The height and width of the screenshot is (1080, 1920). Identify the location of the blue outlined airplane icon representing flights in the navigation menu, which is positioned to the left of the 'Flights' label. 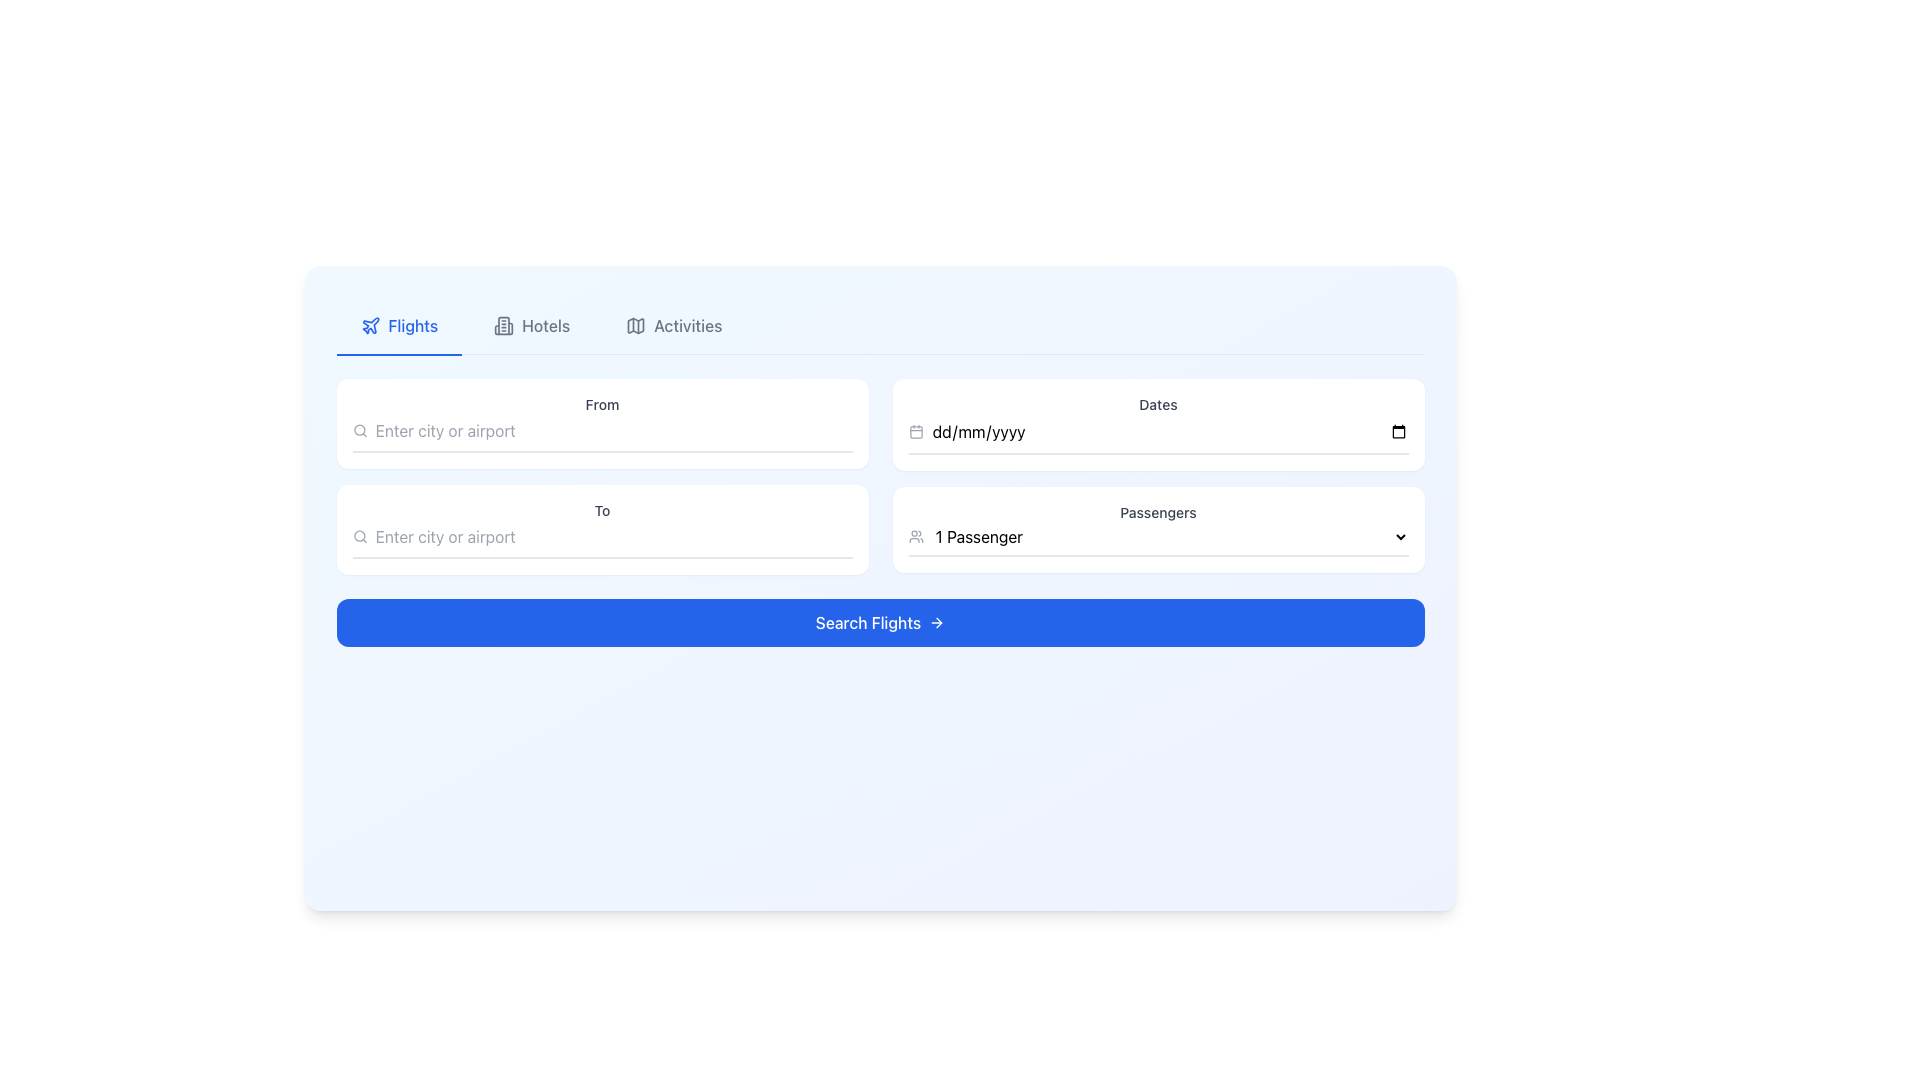
(370, 325).